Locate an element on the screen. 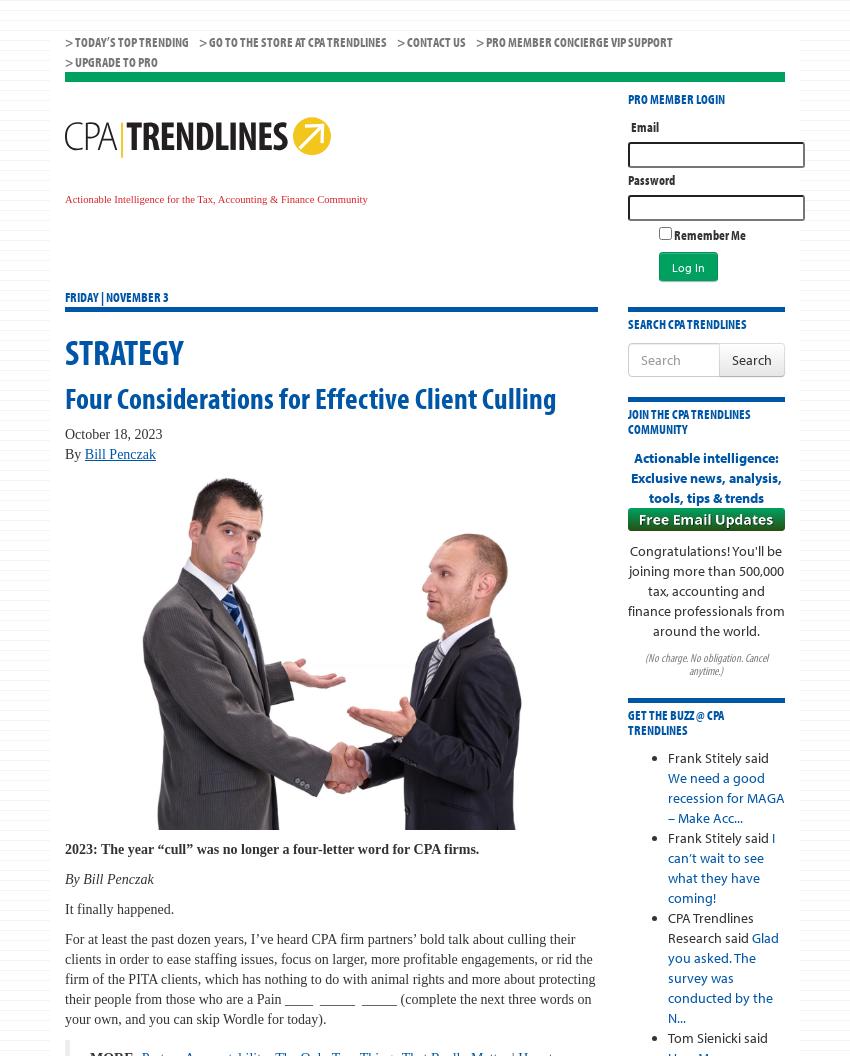 Image resolution: width=850 pixels, height=1056 pixels. '(No charge. No obligation. Cancel anytime.)' is located at coordinates (704, 664).